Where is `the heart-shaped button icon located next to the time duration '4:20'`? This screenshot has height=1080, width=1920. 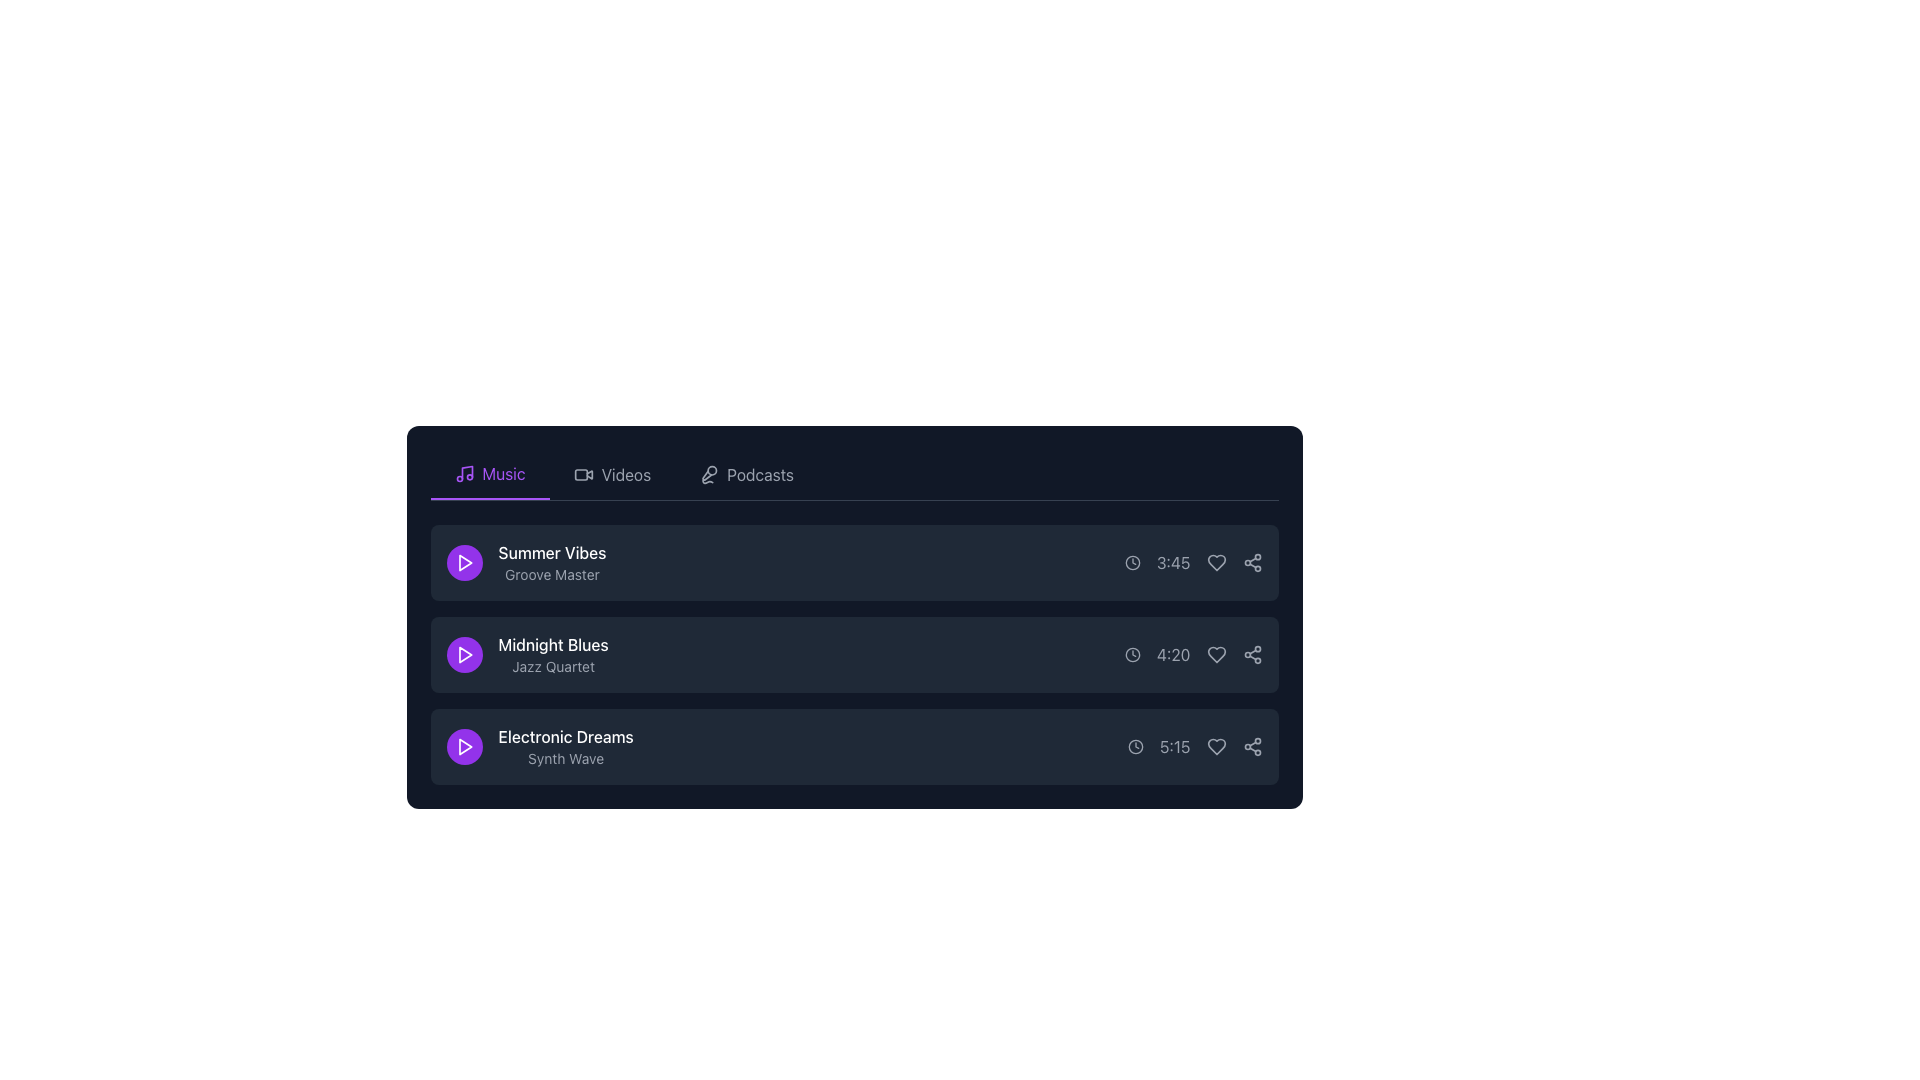 the heart-shaped button icon located next to the time duration '4:20' is located at coordinates (1215, 655).